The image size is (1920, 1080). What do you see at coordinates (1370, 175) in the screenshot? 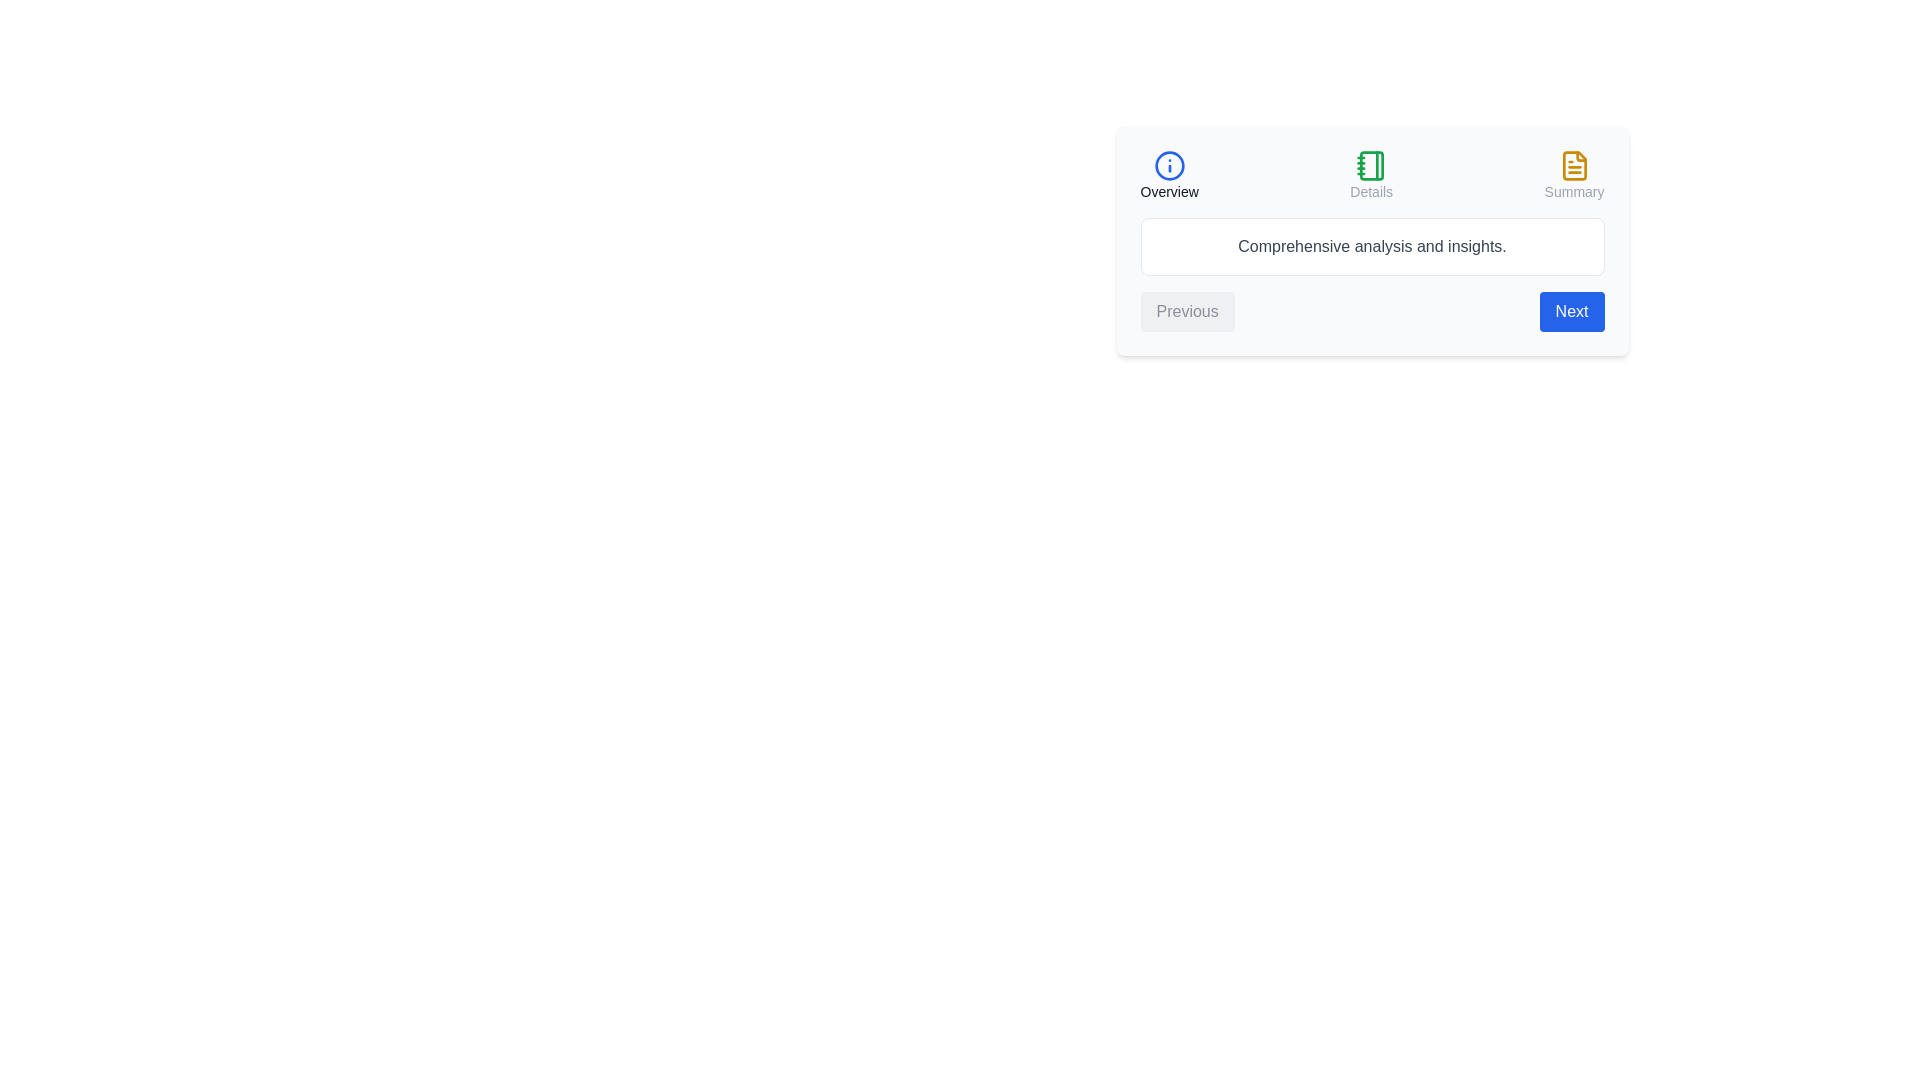
I see `the step titled Details to navigate to that step` at bounding box center [1370, 175].